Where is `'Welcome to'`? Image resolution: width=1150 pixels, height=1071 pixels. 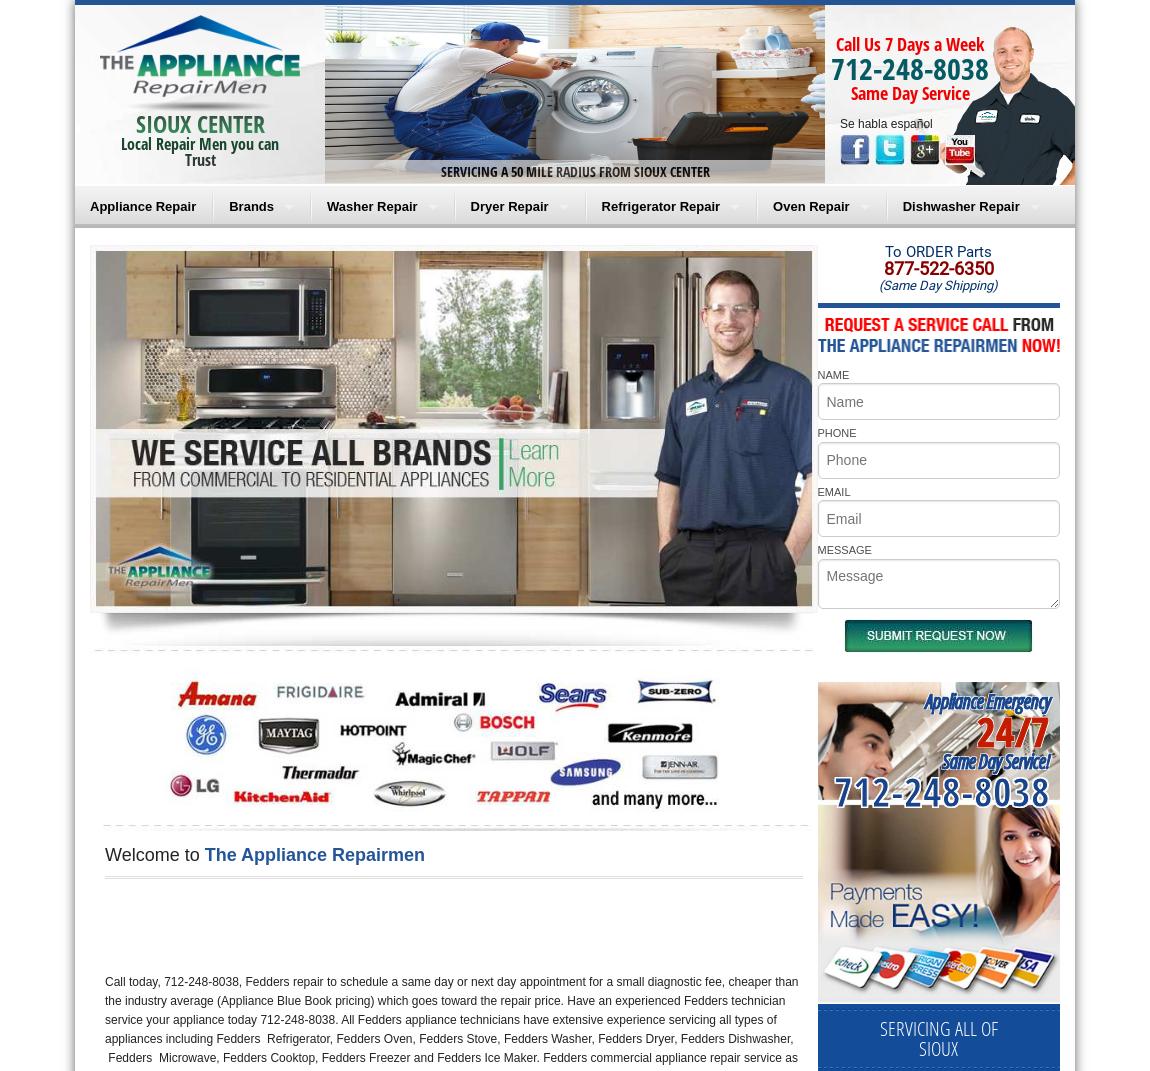
'Welcome to' is located at coordinates (153, 854).